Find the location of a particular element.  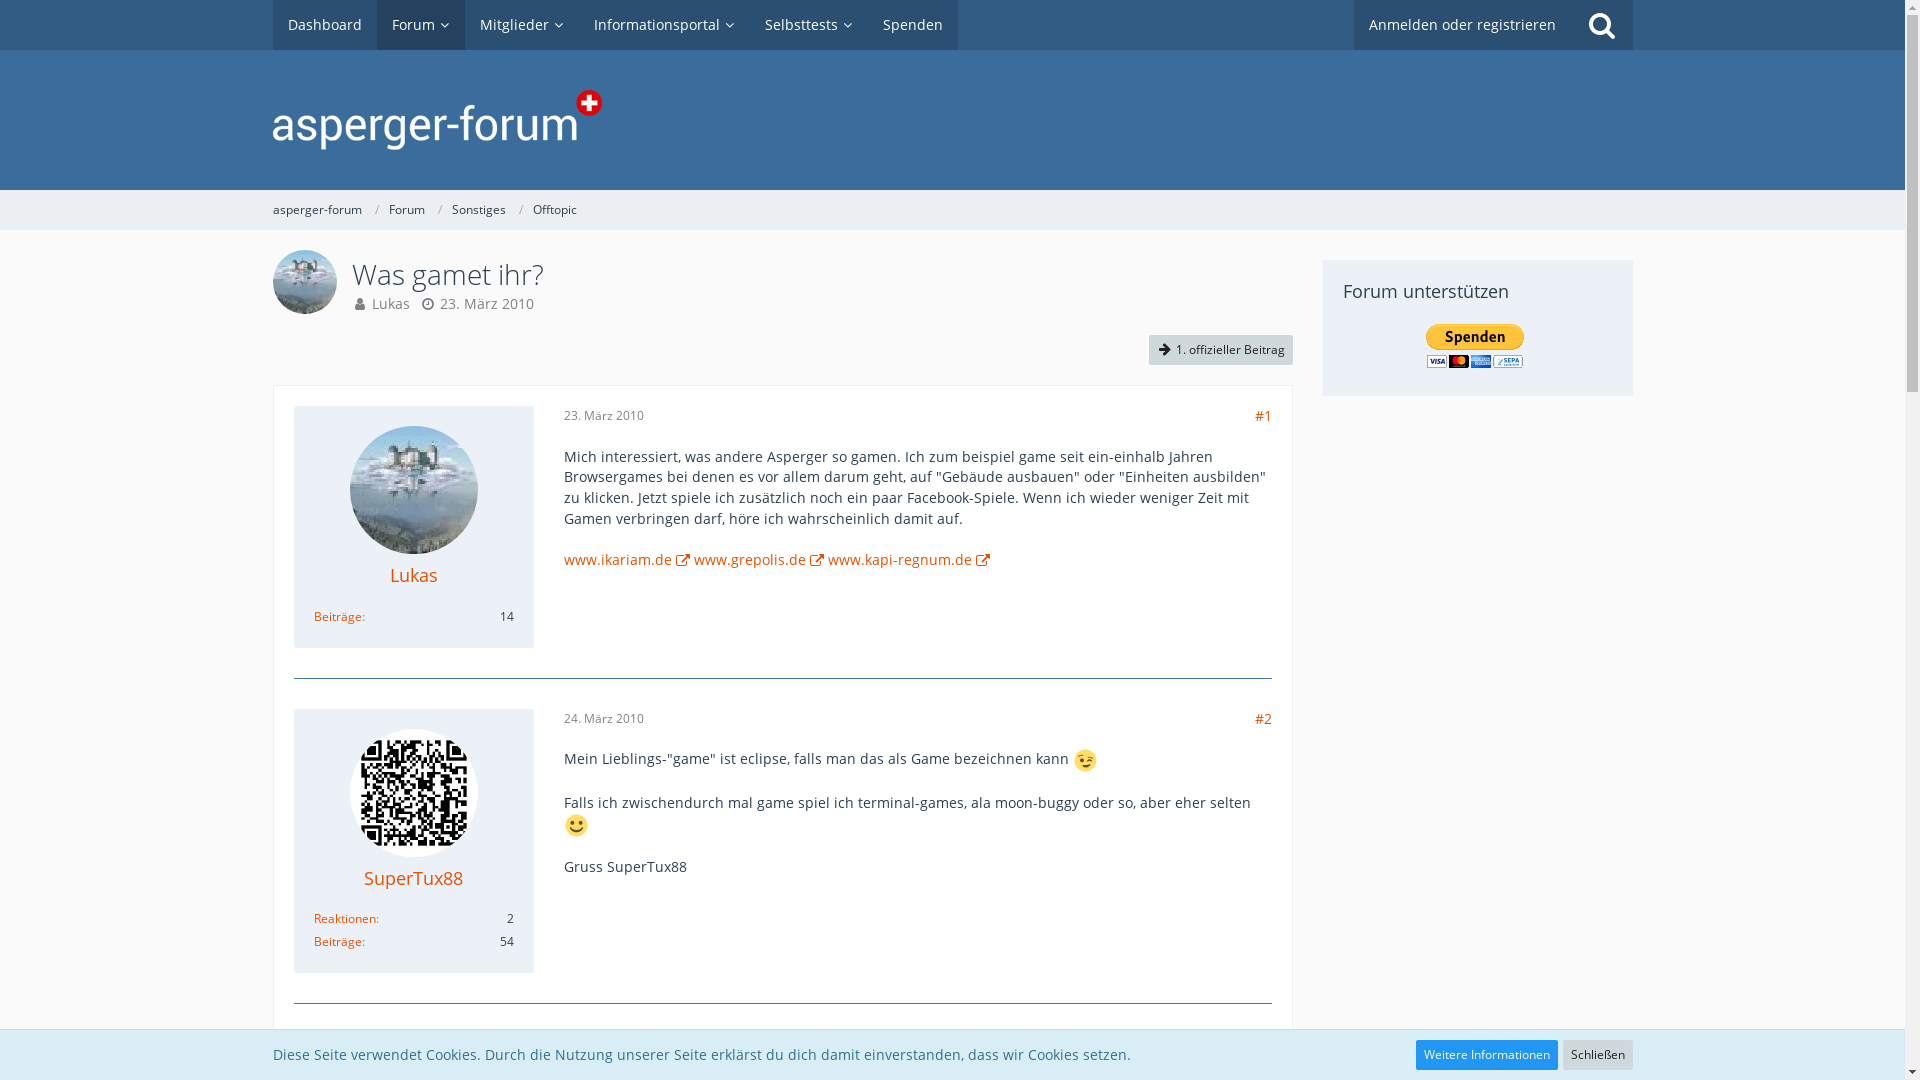

'PayPal - Spenden' is located at coordinates (1474, 345).